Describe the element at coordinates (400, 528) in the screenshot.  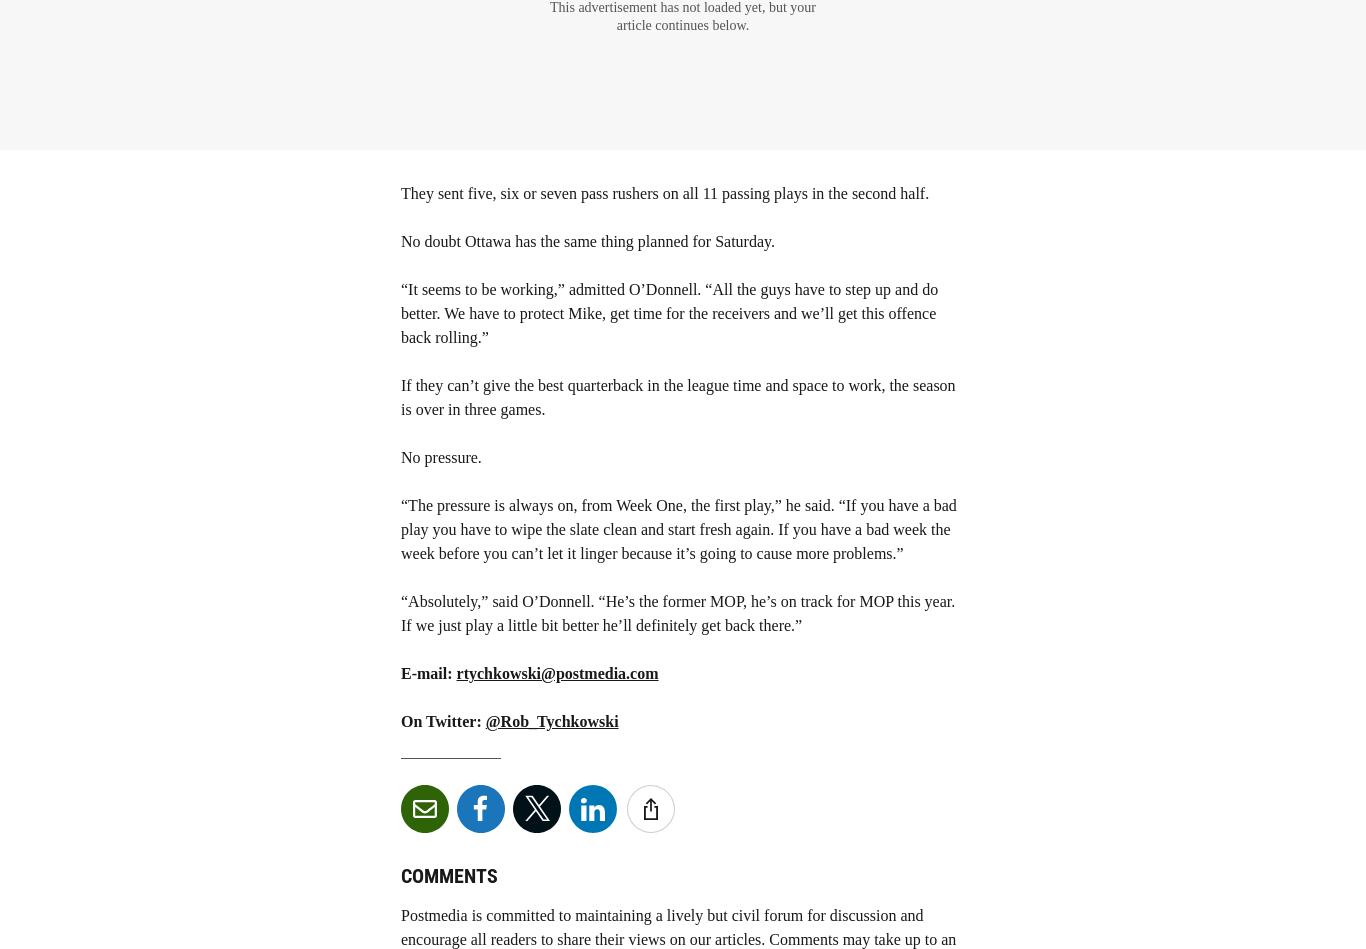
I see `'“The pressure is always on, from Week One, the first play,” he said. “If you have a bad play you have to wipe the slate clean and start fresh again. If you have a bad week the week before you can’t let it linger because it’s going to cause more problems.”'` at that location.